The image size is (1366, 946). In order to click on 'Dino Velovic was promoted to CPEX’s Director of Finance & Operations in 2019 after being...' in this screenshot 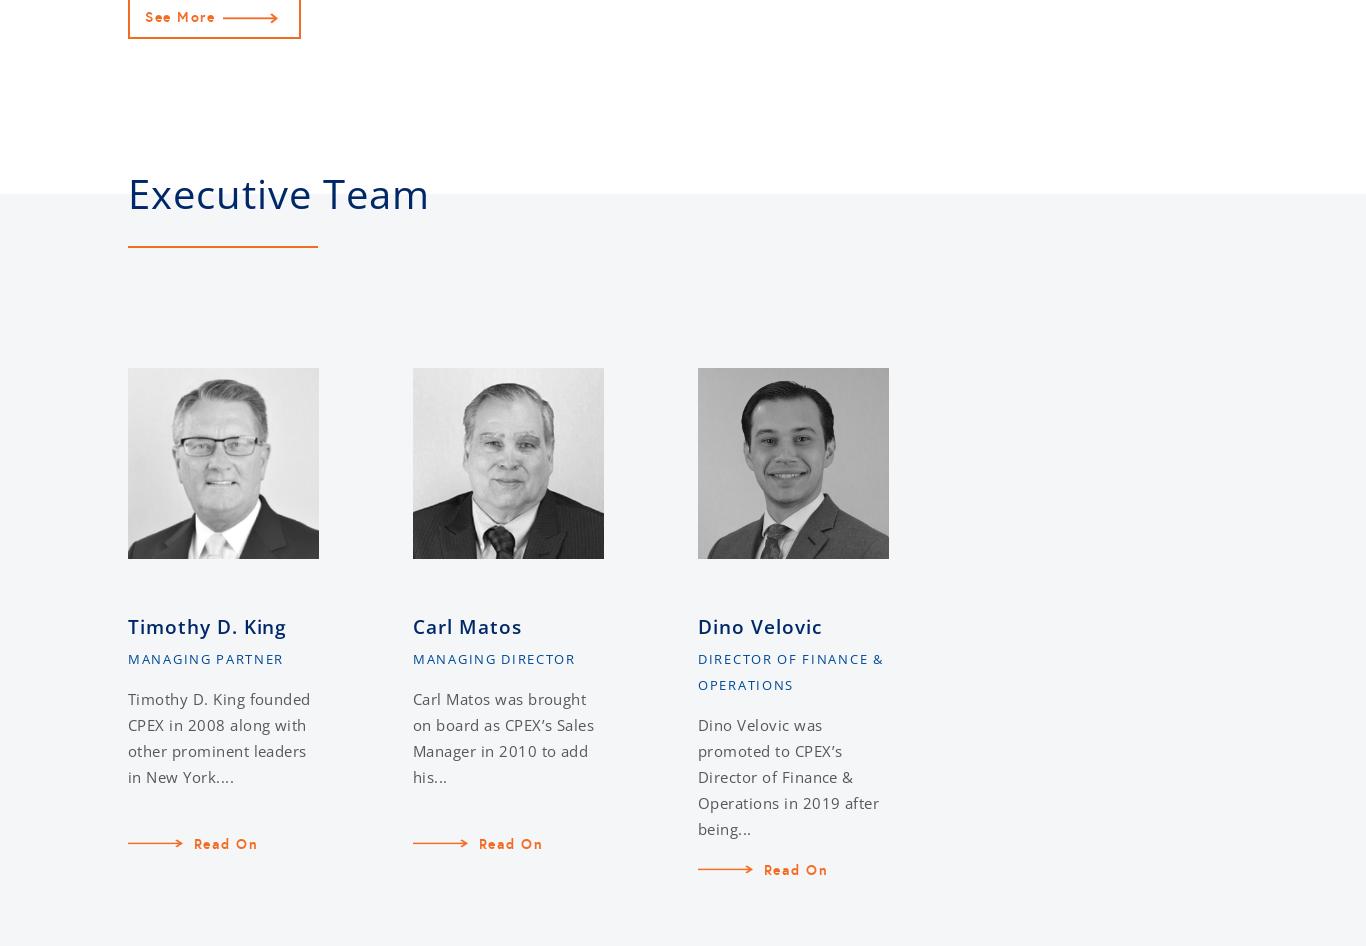, I will do `click(698, 776)`.